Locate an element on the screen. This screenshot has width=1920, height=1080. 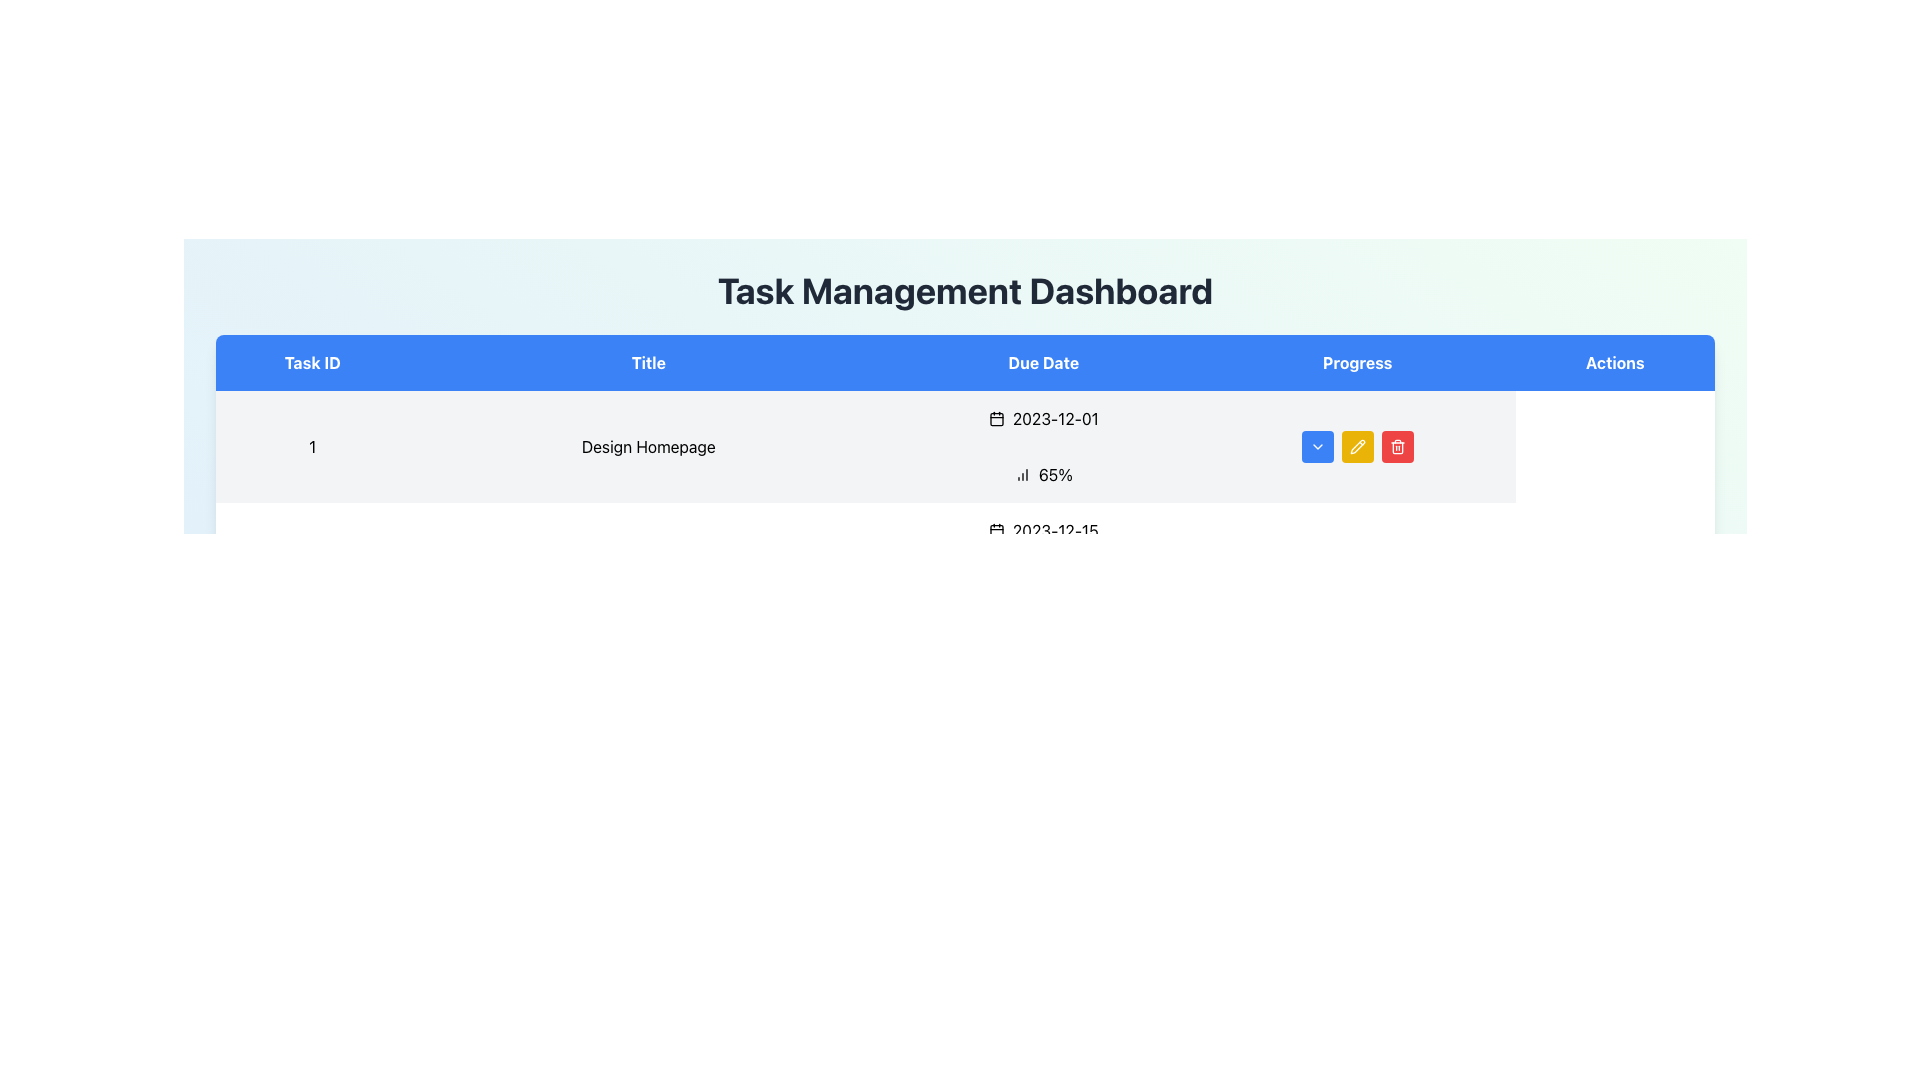
the percentage value displayed in the Text and Icon Indicator, which shows '65%' and is located in the 'Progress' column of the table is located at coordinates (1042, 474).